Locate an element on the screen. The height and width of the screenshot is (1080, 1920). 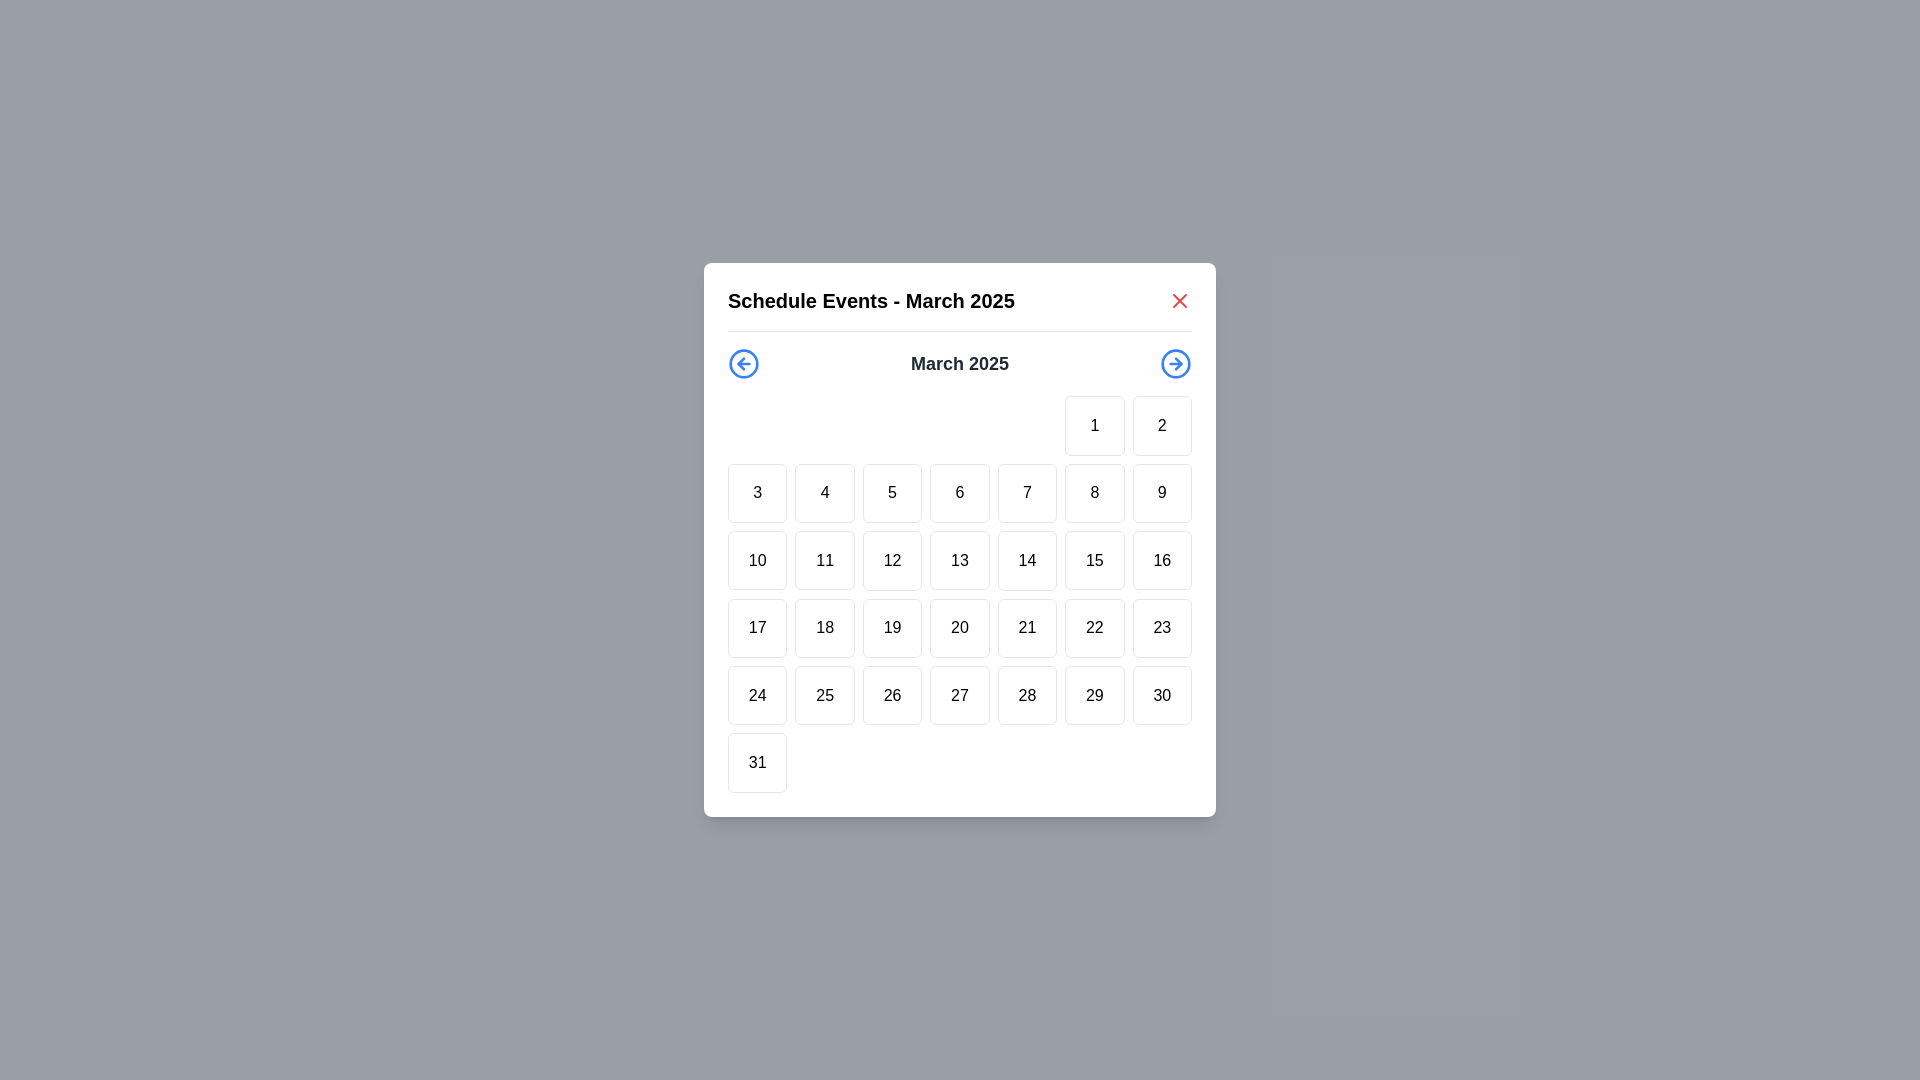
the date button located in the calendar grid, which is the sixth item in the third row is located at coordinates (1162, 560).